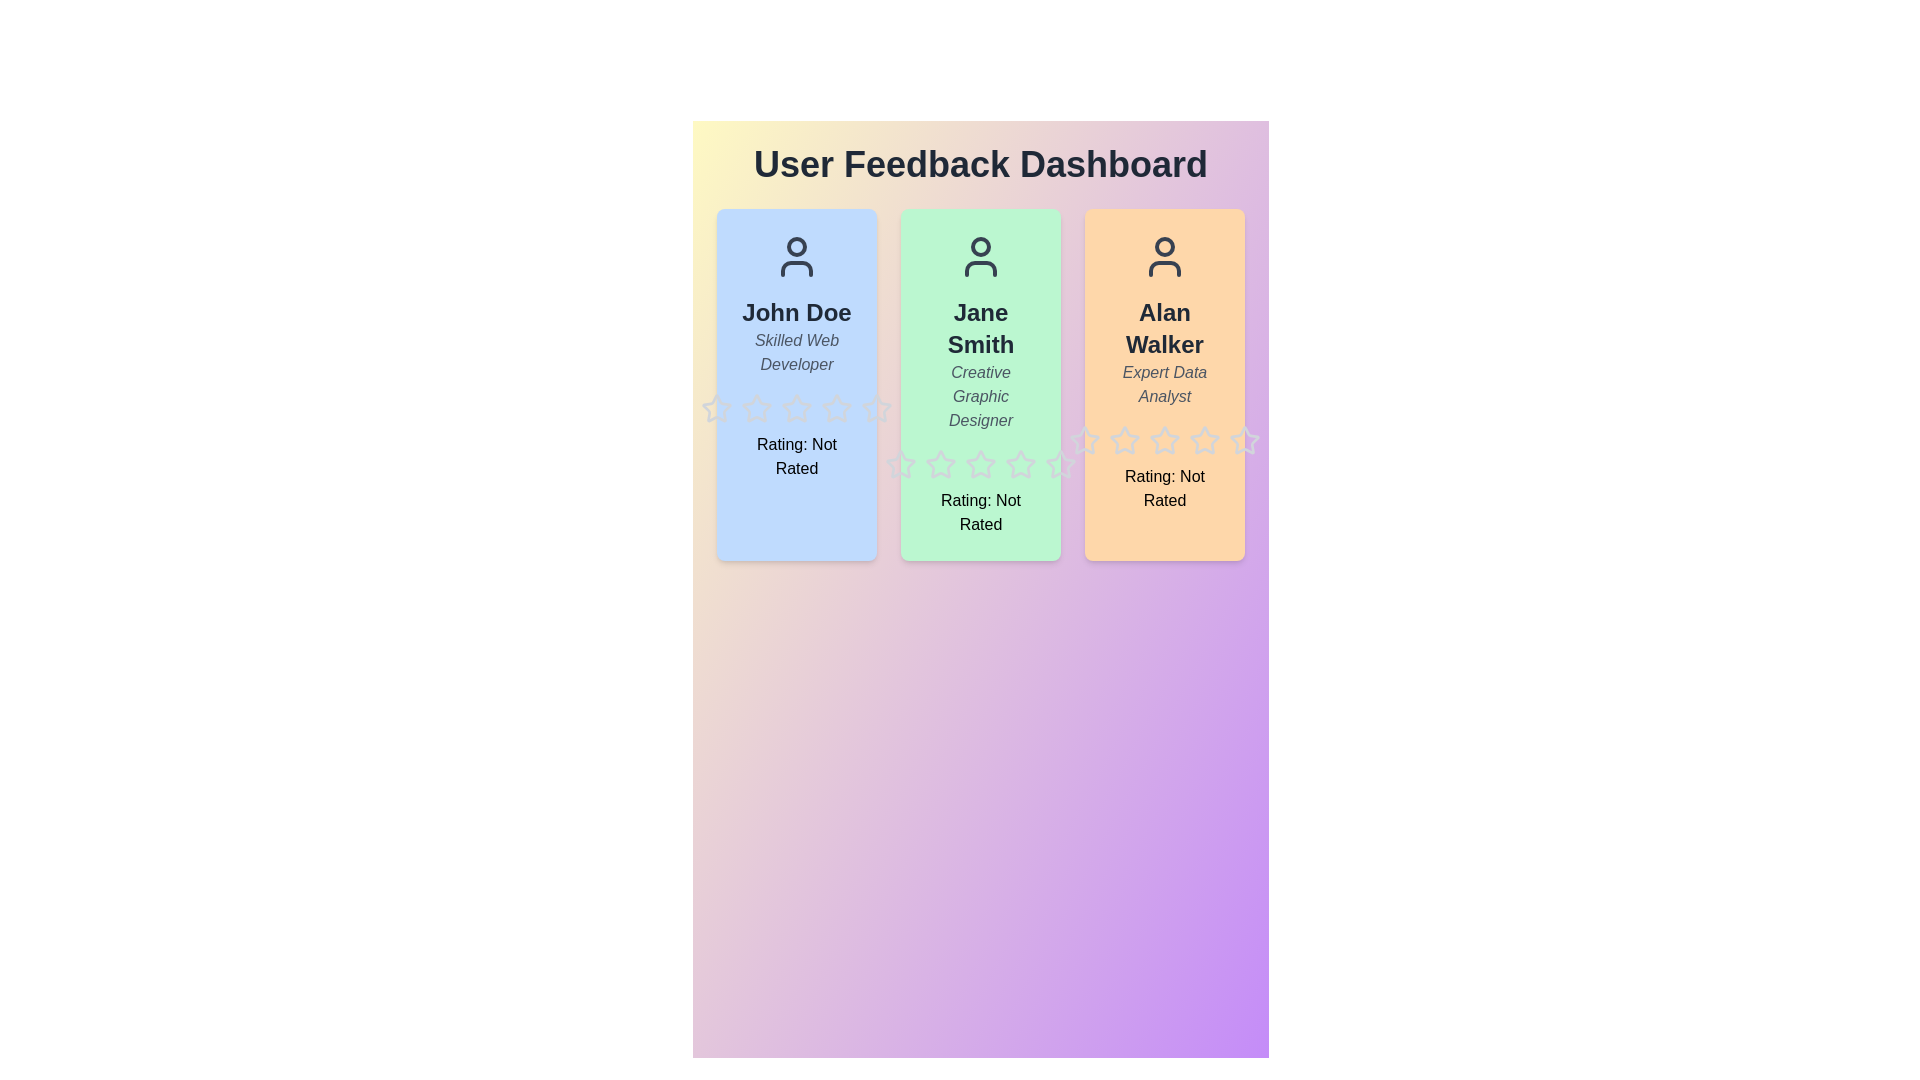  I want to click on the star icon corresponding to 2 for user Alan Walker, so click(1107, 423).